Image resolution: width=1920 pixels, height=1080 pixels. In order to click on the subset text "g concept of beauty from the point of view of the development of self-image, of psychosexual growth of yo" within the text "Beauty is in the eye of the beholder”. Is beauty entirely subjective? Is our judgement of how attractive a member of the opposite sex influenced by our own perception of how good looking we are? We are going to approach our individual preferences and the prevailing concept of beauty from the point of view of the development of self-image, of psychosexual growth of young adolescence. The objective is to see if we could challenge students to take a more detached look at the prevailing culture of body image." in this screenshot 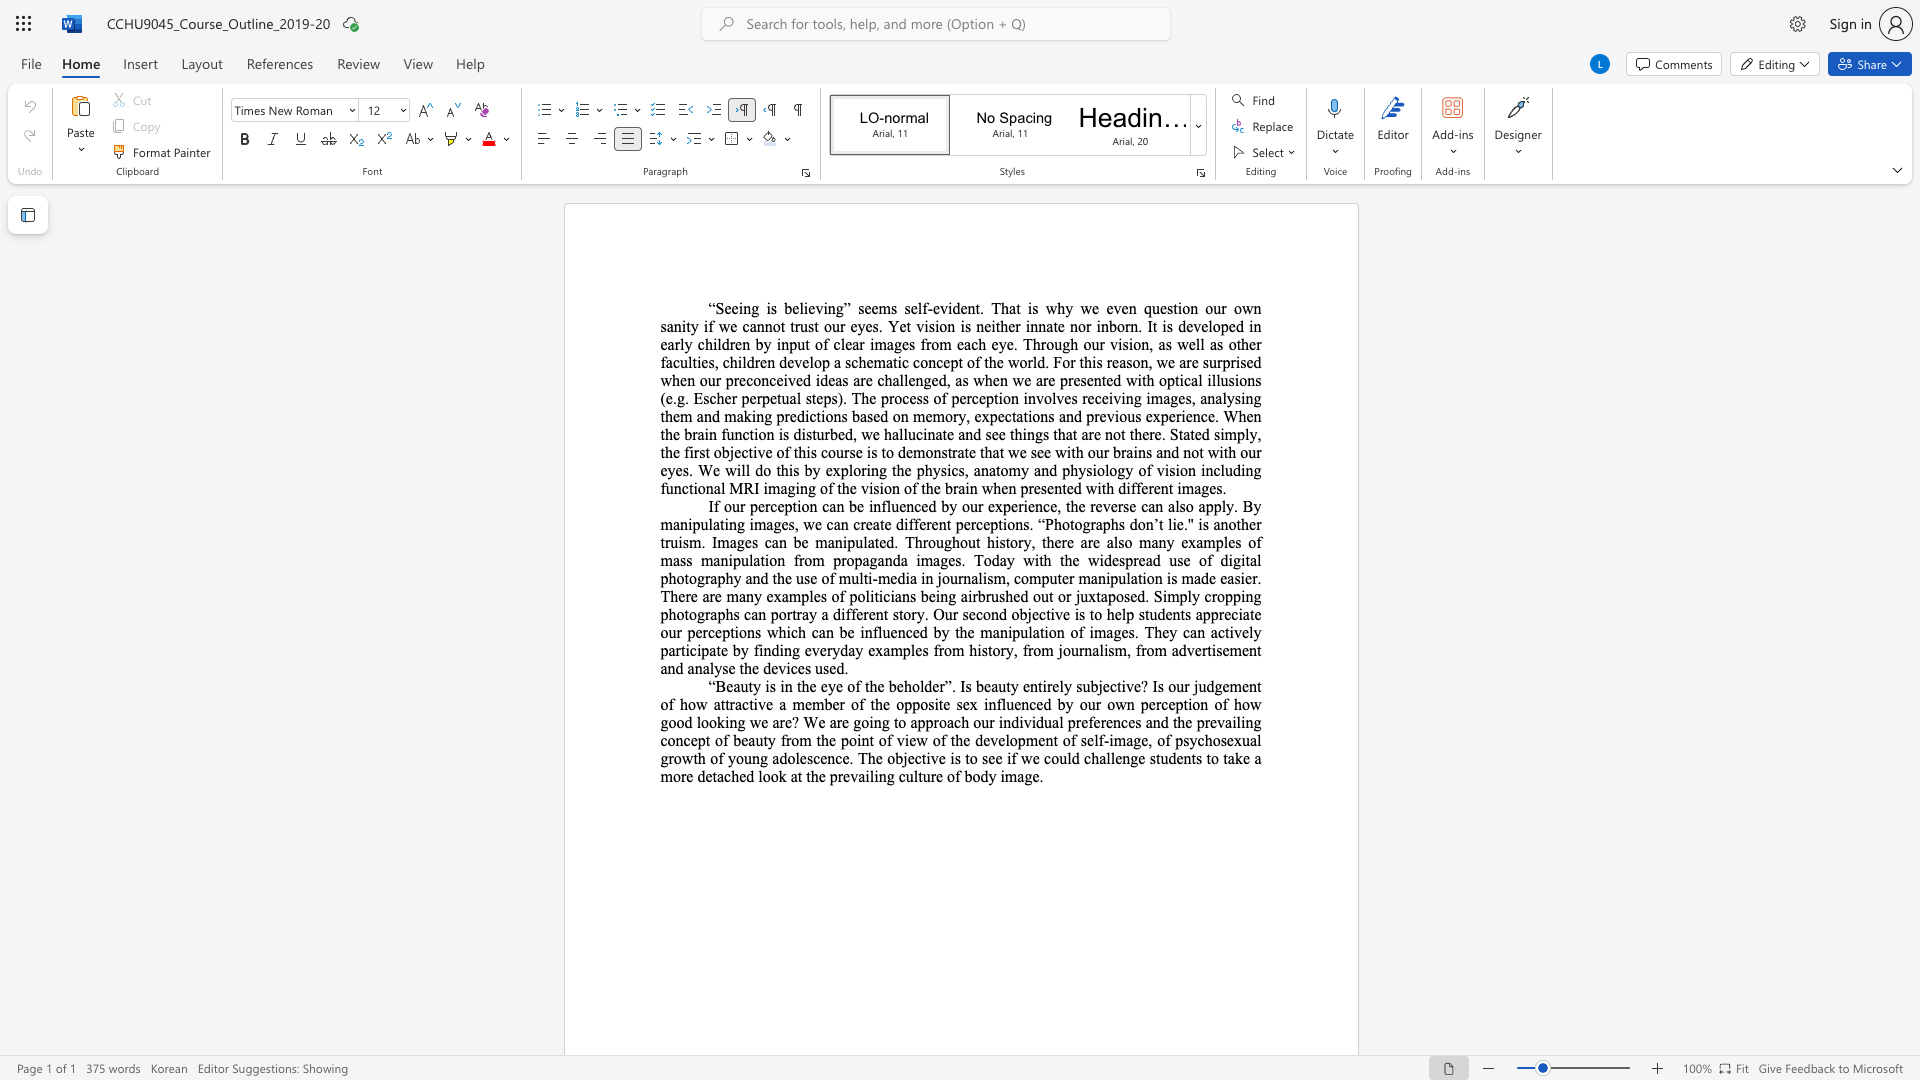, I will do `click(1252, 722)`.